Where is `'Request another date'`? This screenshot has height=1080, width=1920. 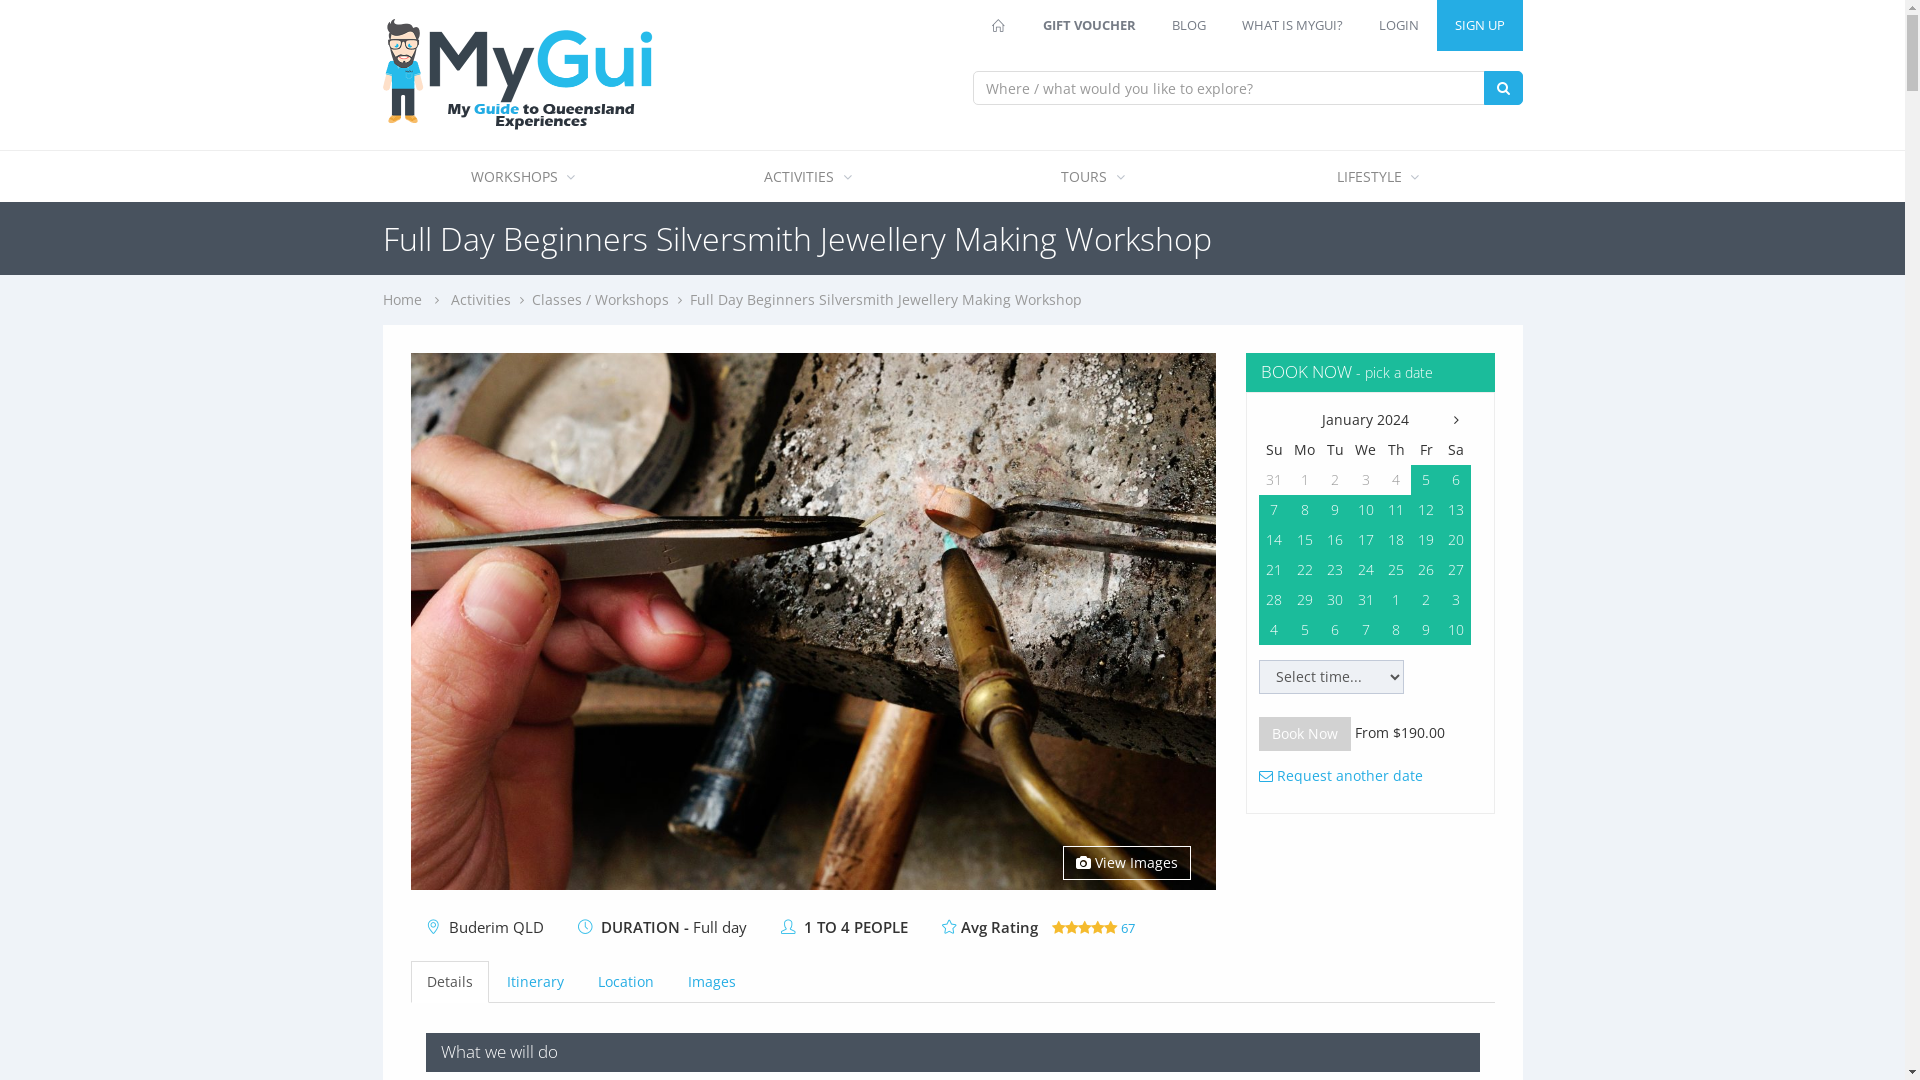 'Request another date' is located at coordinates (1340, 774).